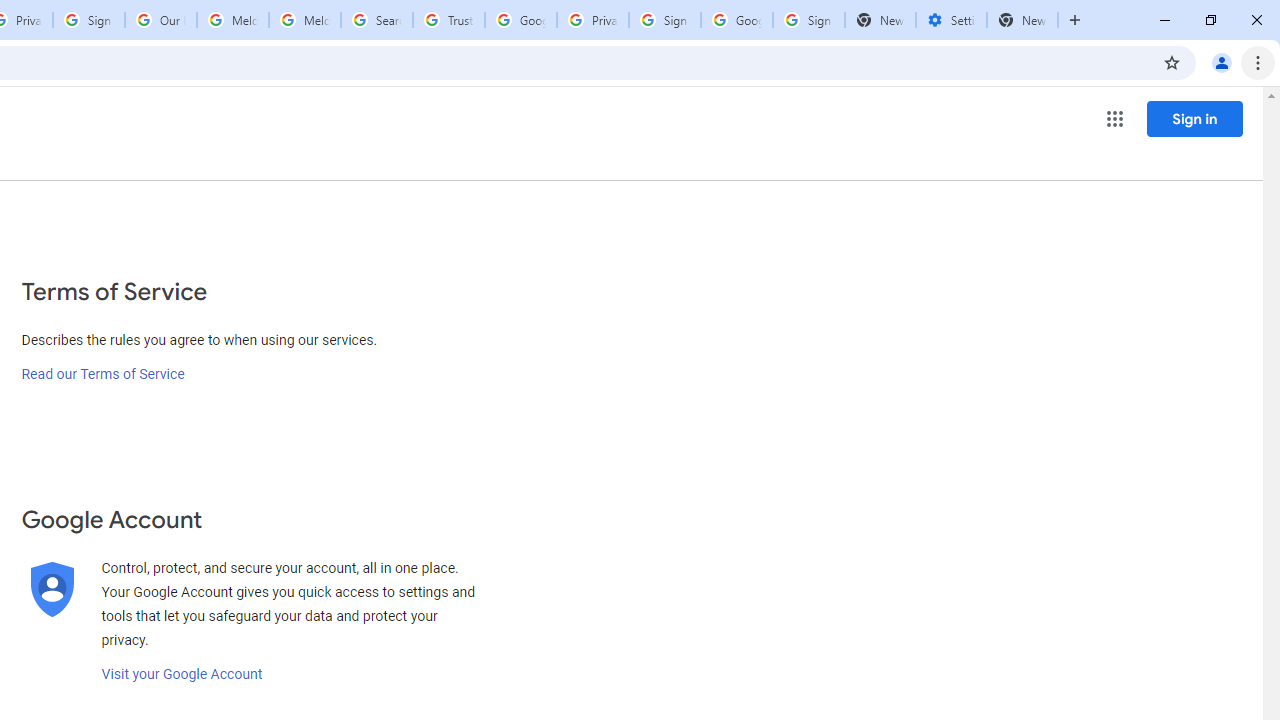  Describe the element at coordinates (1113, 119) in the screenshot. I see `'Google apps'` at that location.